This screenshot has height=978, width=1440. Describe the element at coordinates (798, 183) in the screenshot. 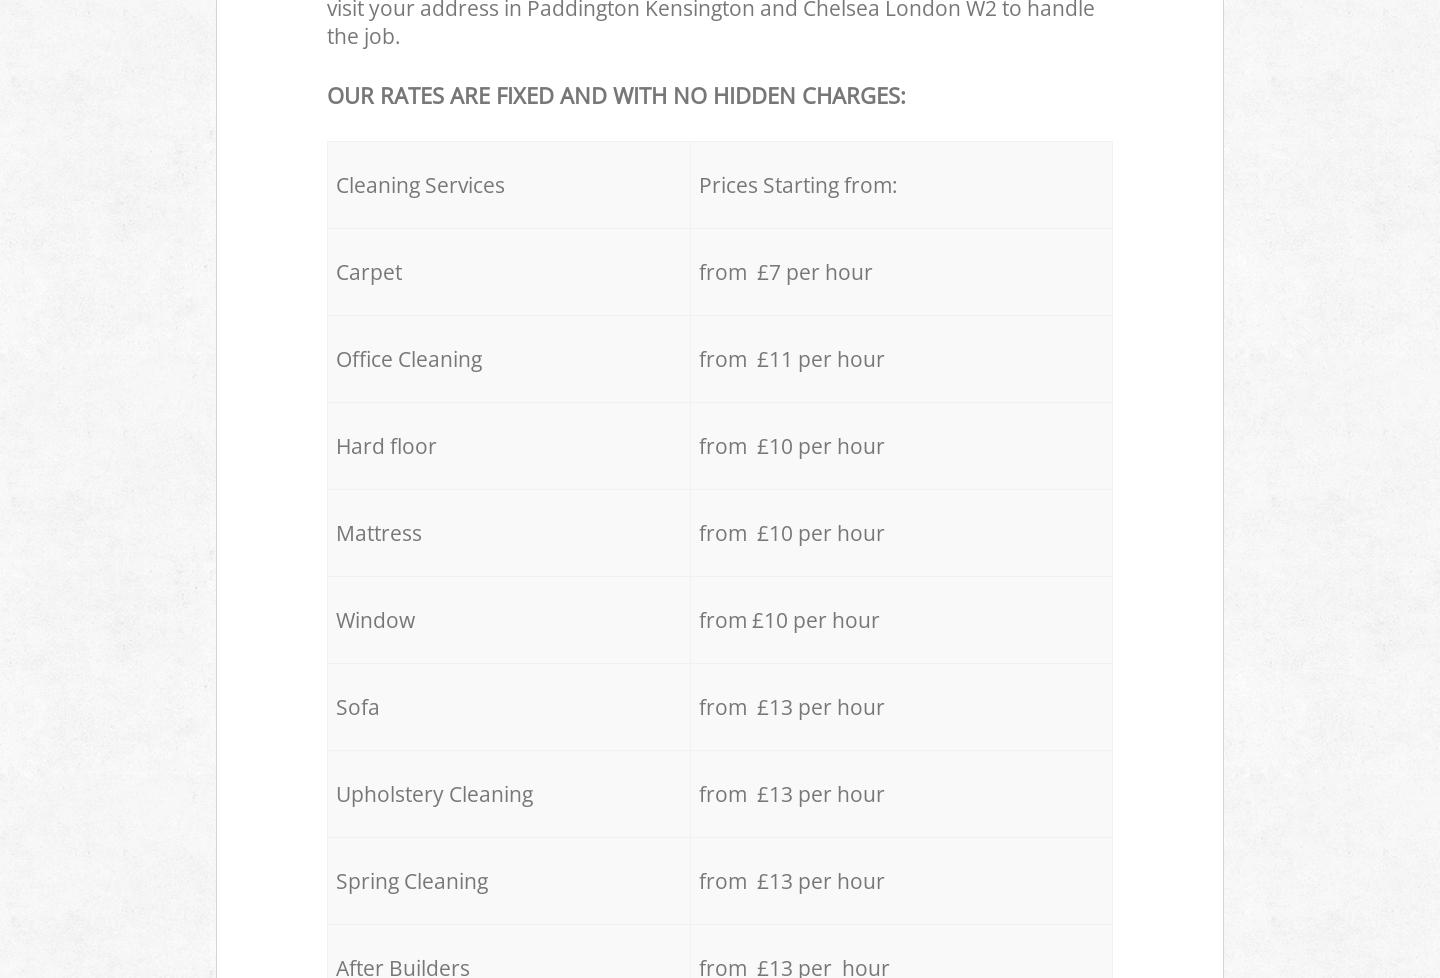

I see `'Prices Starting from:'` at that location.